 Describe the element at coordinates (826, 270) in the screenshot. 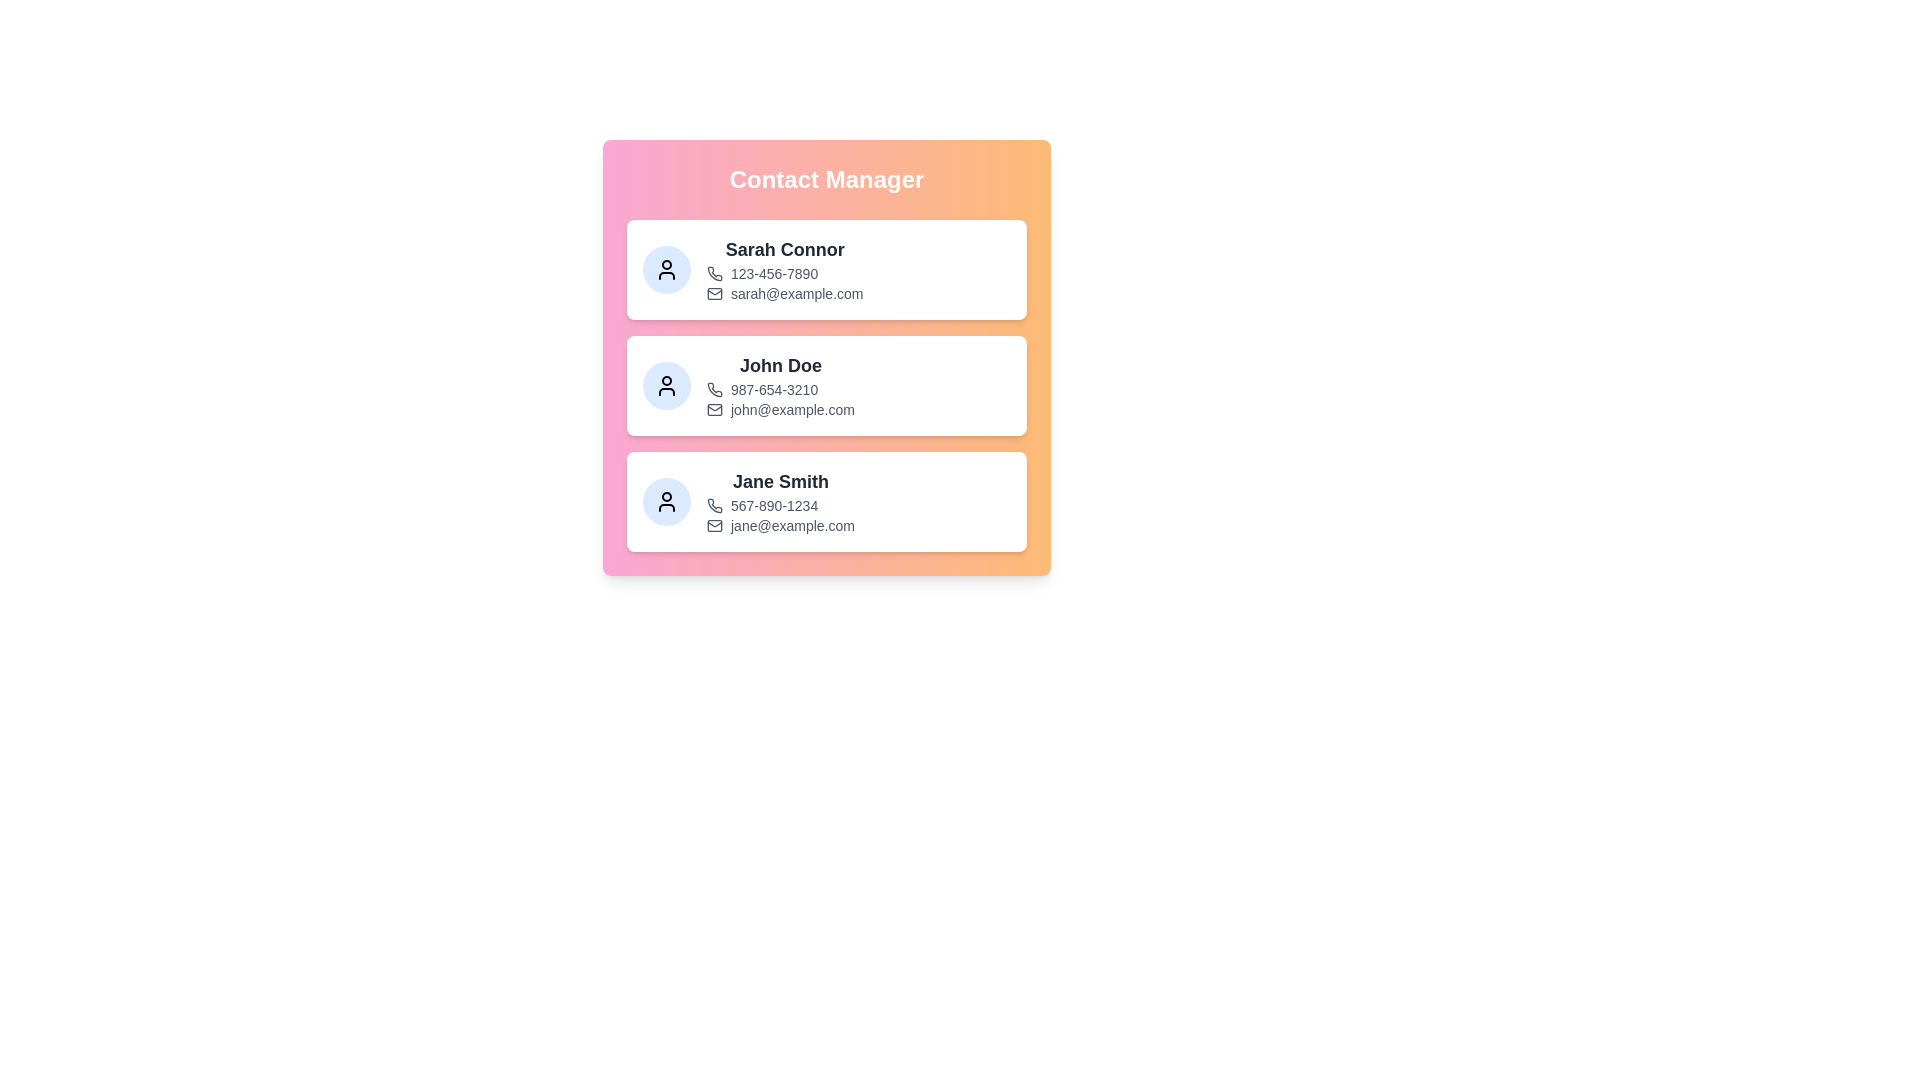

I see `the contact card to view details for Sarah Connor` at that location.